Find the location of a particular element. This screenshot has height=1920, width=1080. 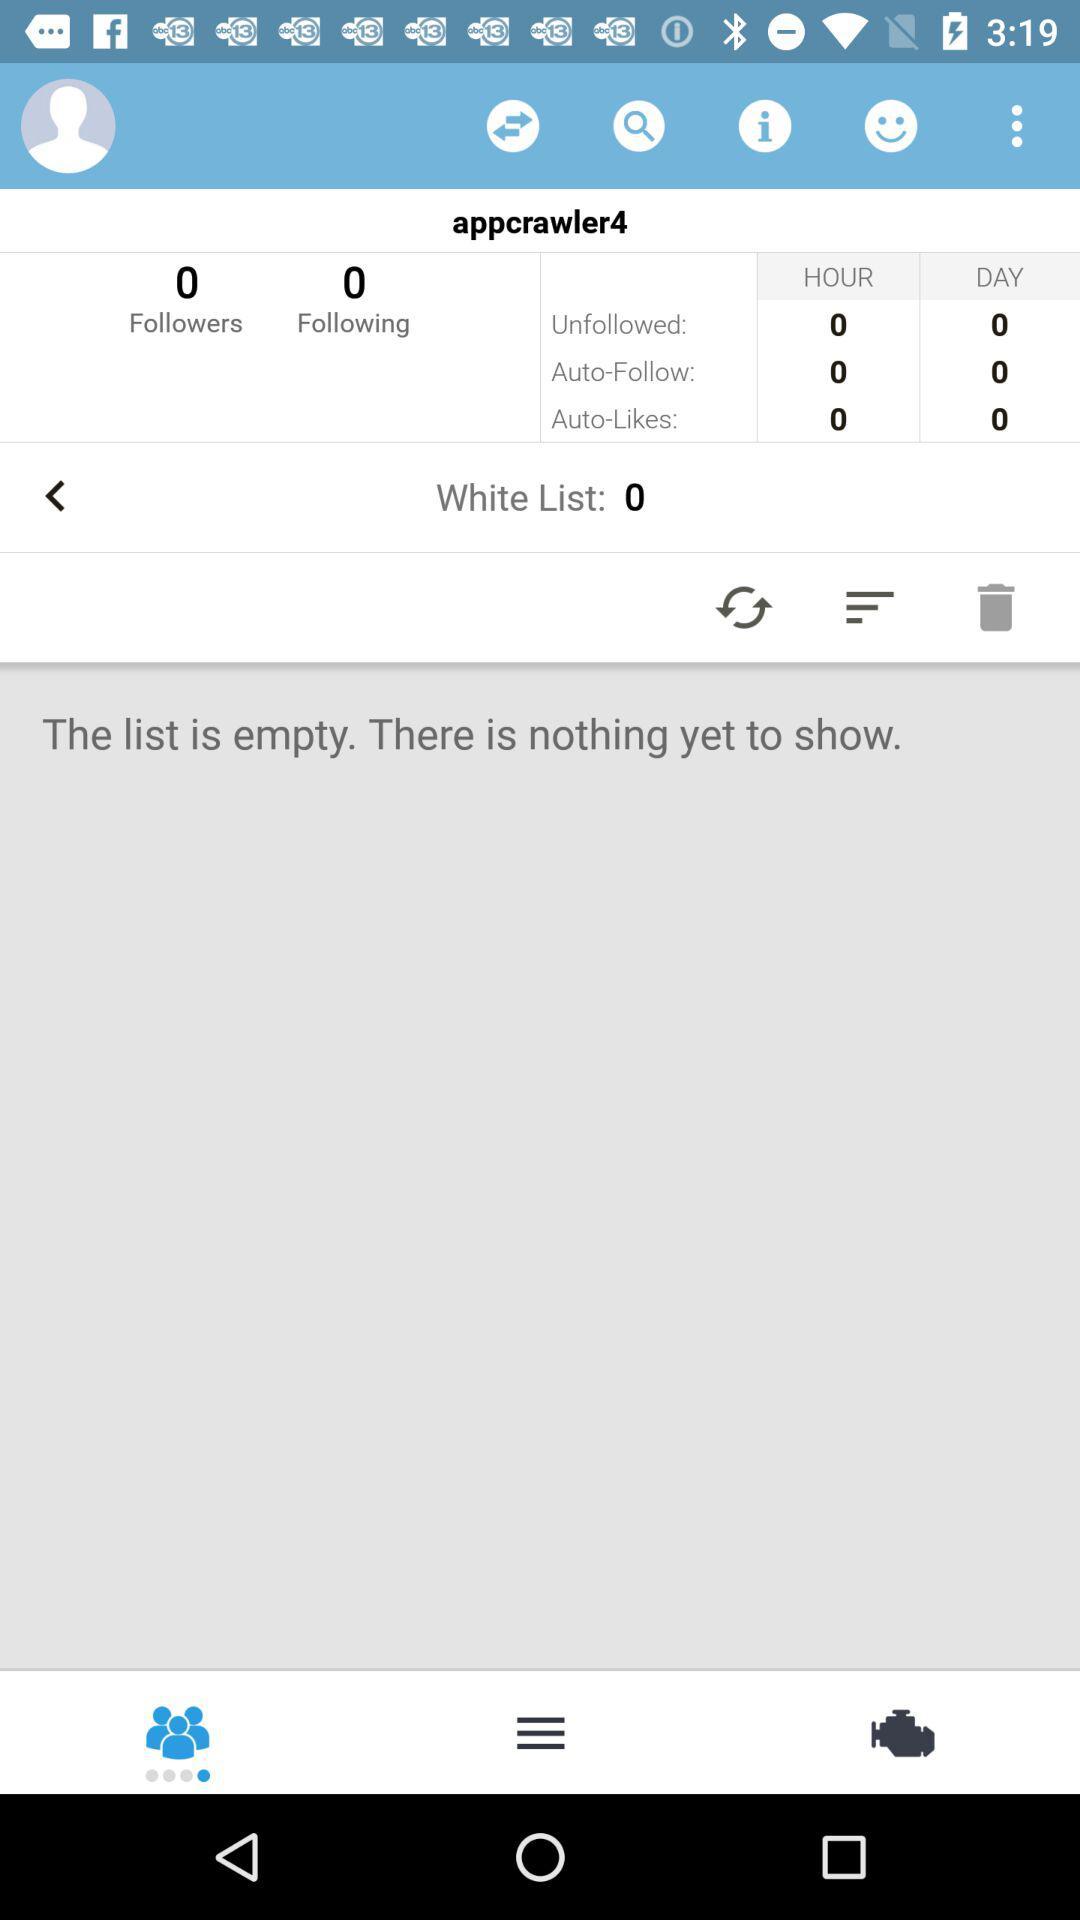

item at the bottom right corner is located at coordinates (900, 1730).